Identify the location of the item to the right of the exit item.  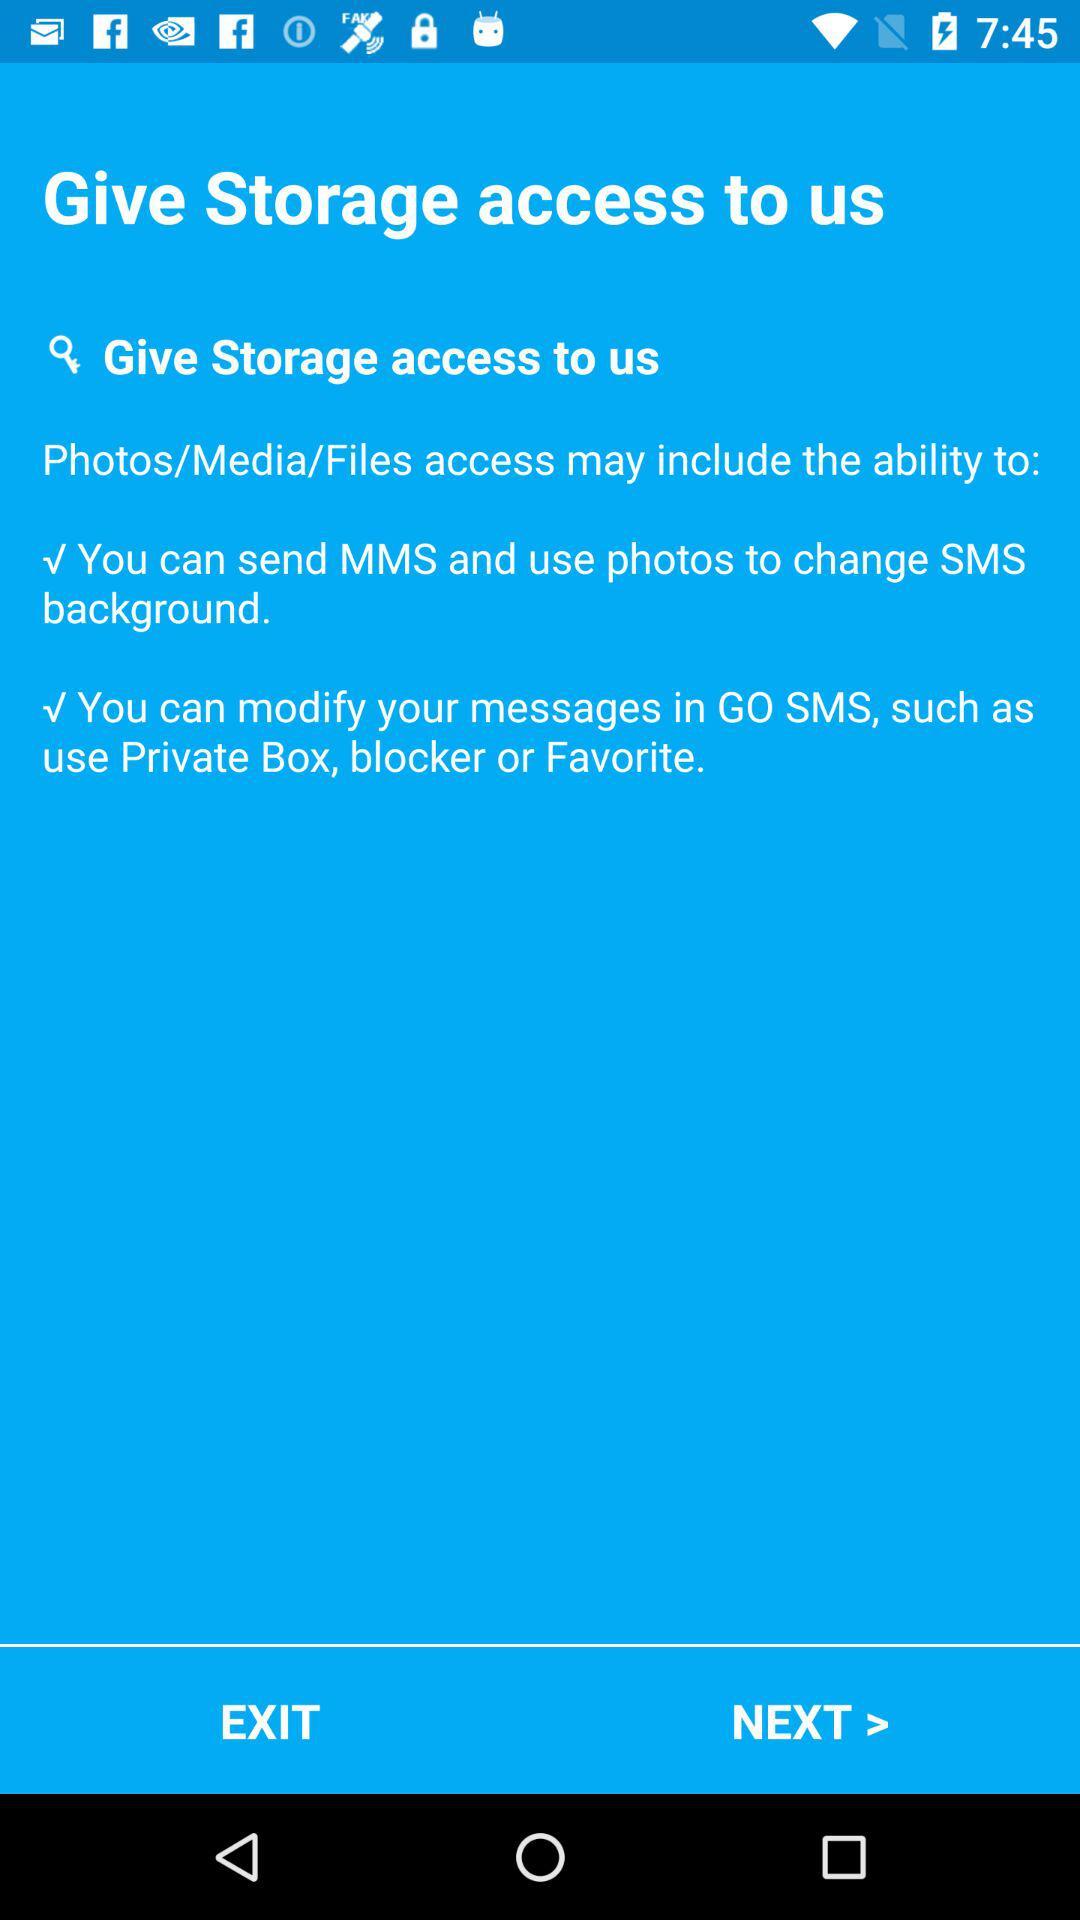
(810, 1719).